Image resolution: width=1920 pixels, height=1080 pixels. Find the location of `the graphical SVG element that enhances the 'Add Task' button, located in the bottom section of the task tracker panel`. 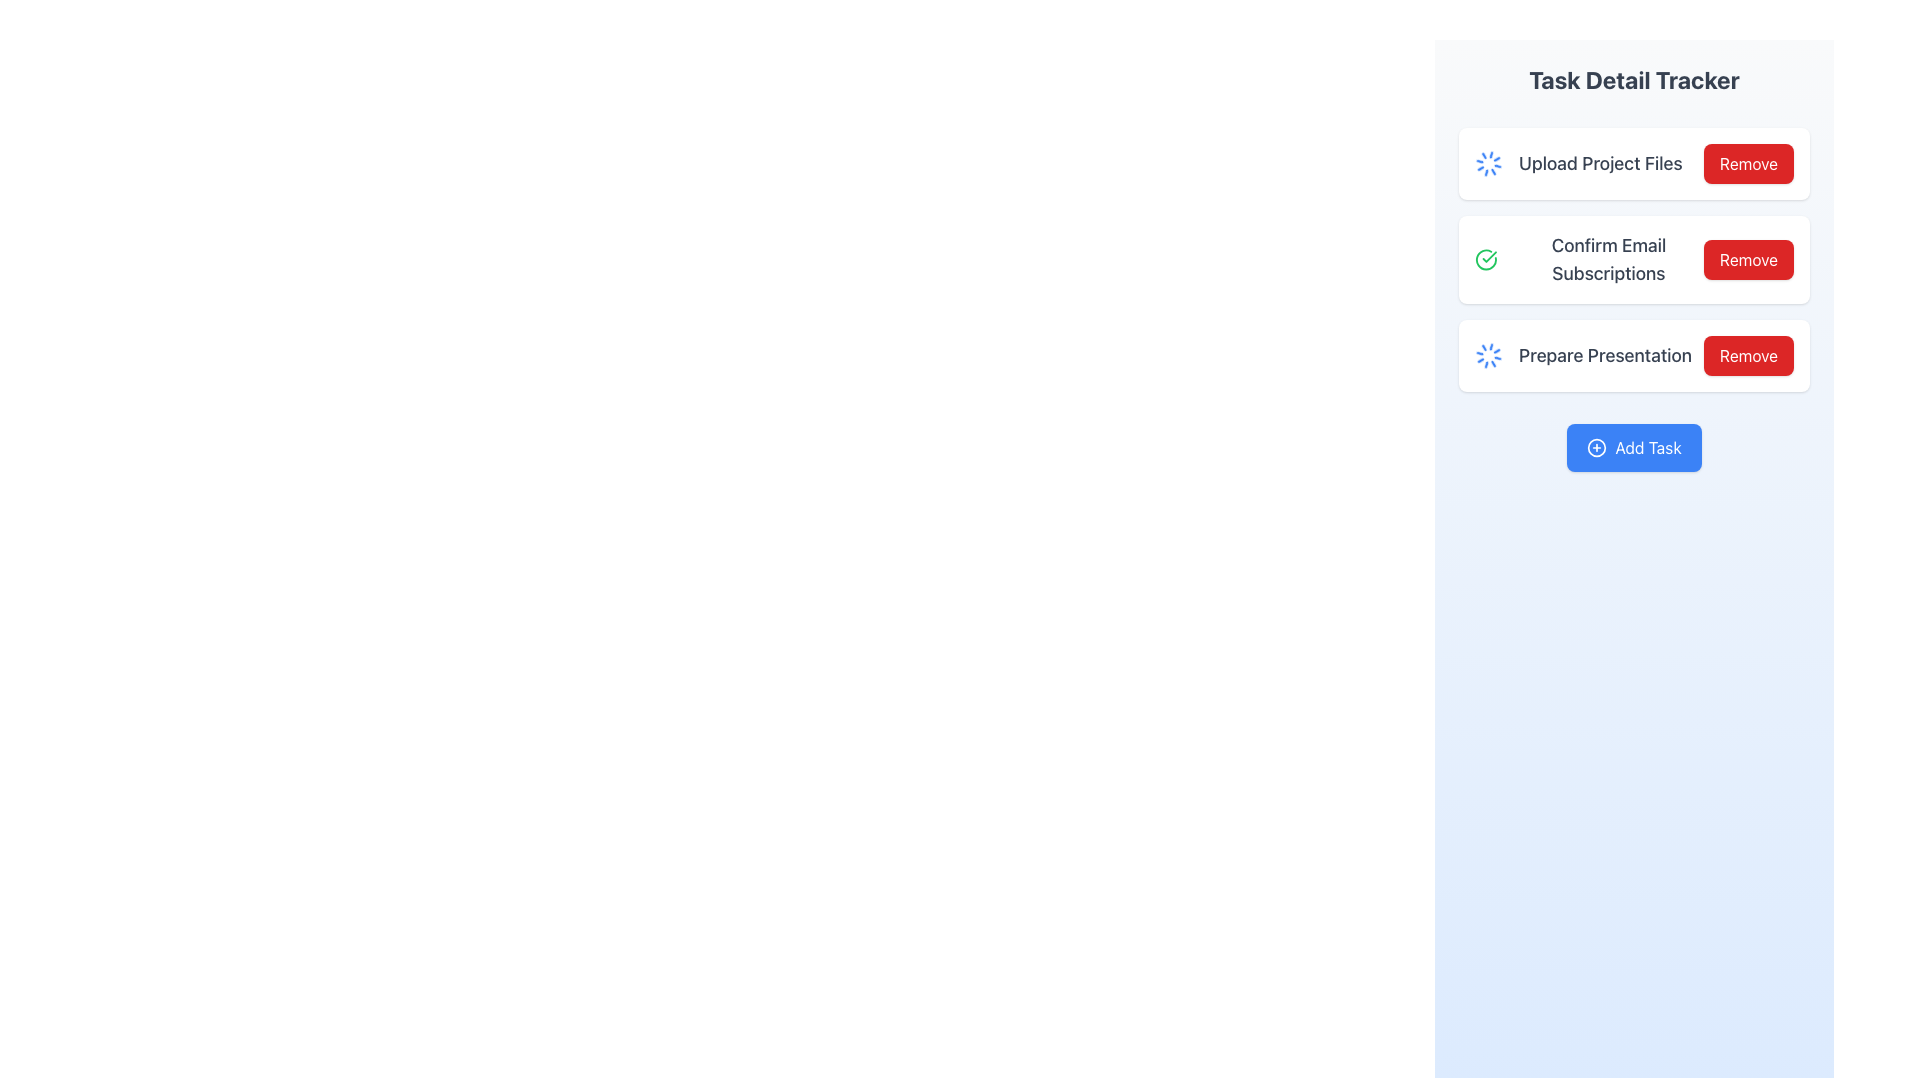

the graphical SVG element that enhances the 'Add Task' button, located in the bottom section of the task tracker panel is located at coordinates (1596, 446).